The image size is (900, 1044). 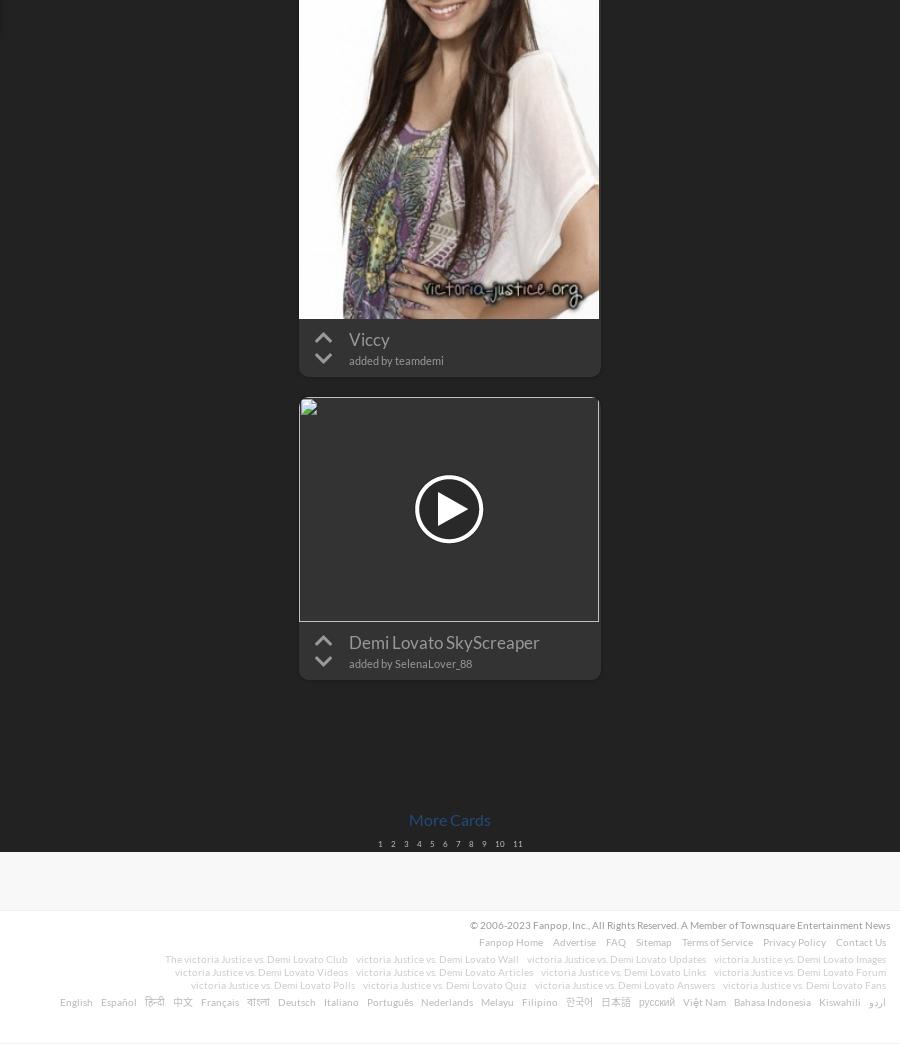 What do you see at coordinates (450, 818) in the screenshot?
I see `'More Cards'` at bounding box center [450, 818].